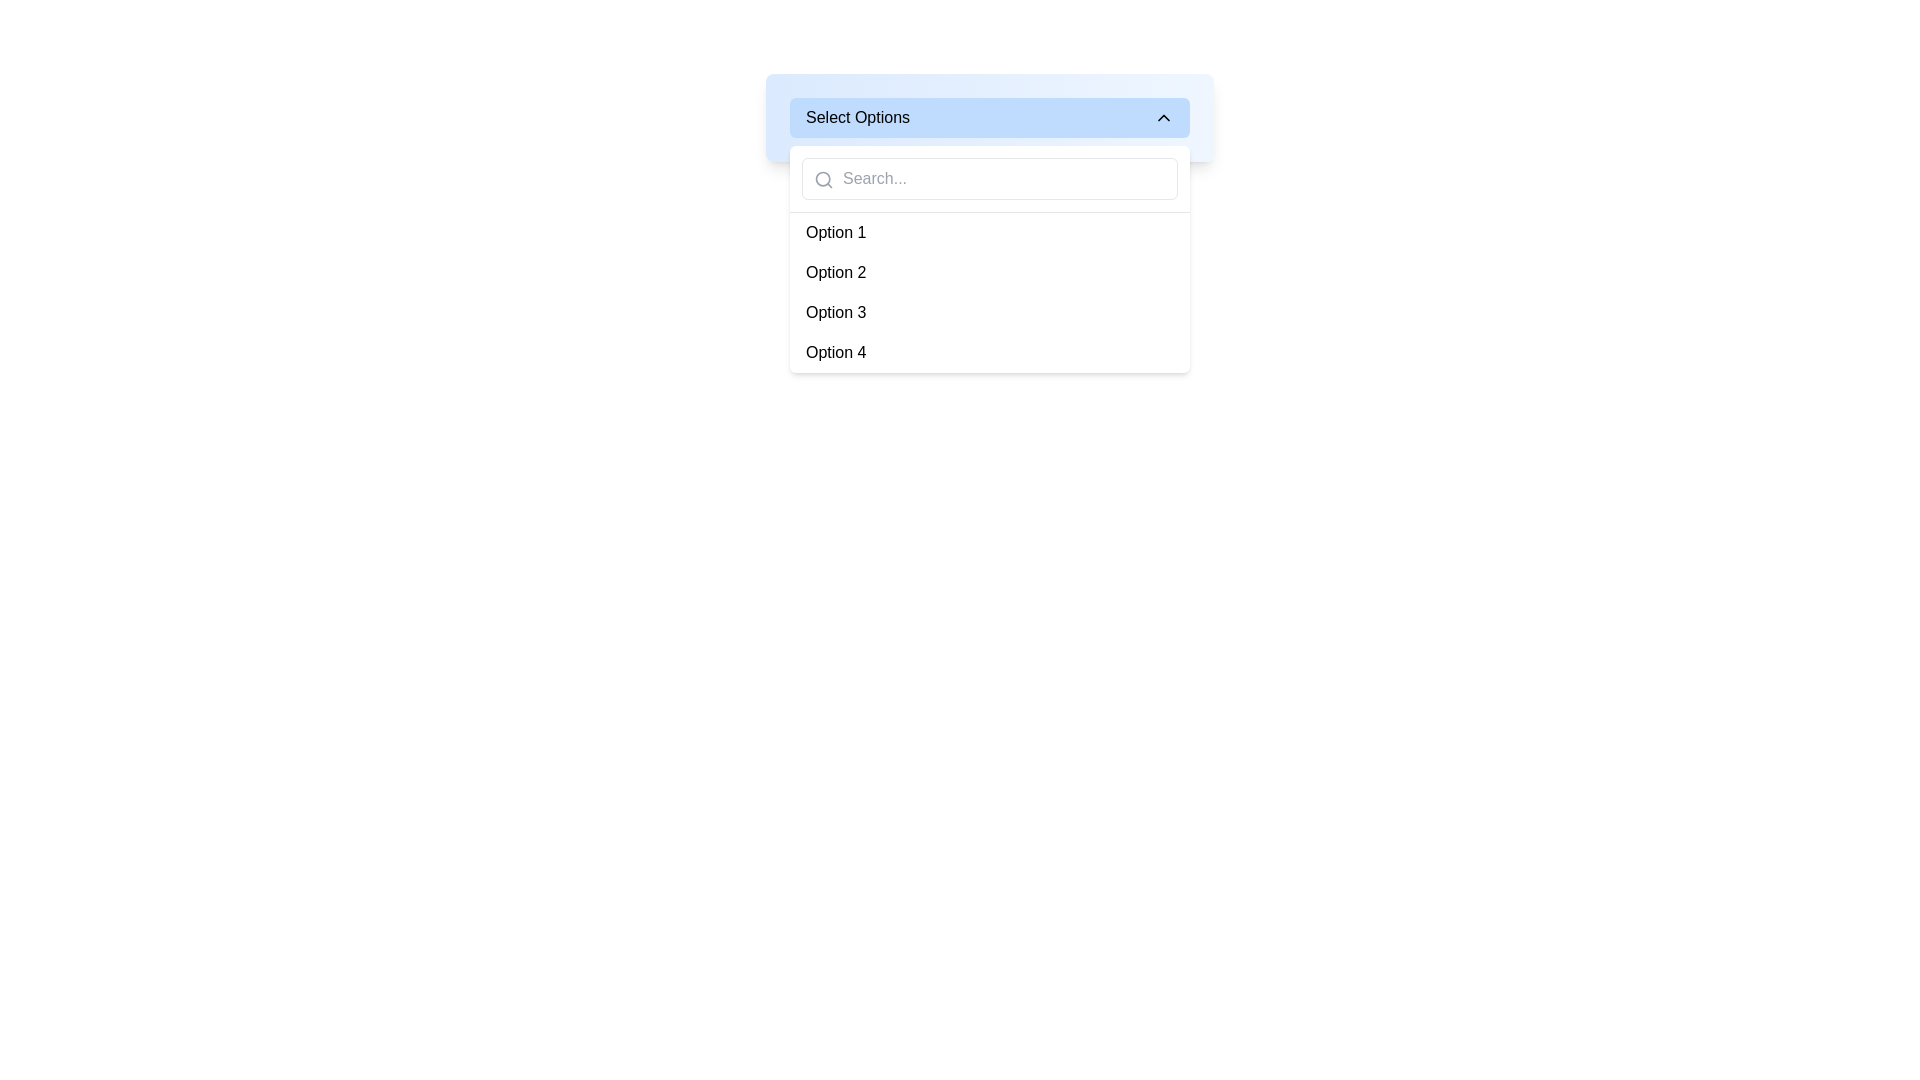 This screenshot has width=1920, height=1080. Describe the element at coordinates (836, 273) in the screenshot. I see `the text item 'Option 2' in the dropdown list` at that location.